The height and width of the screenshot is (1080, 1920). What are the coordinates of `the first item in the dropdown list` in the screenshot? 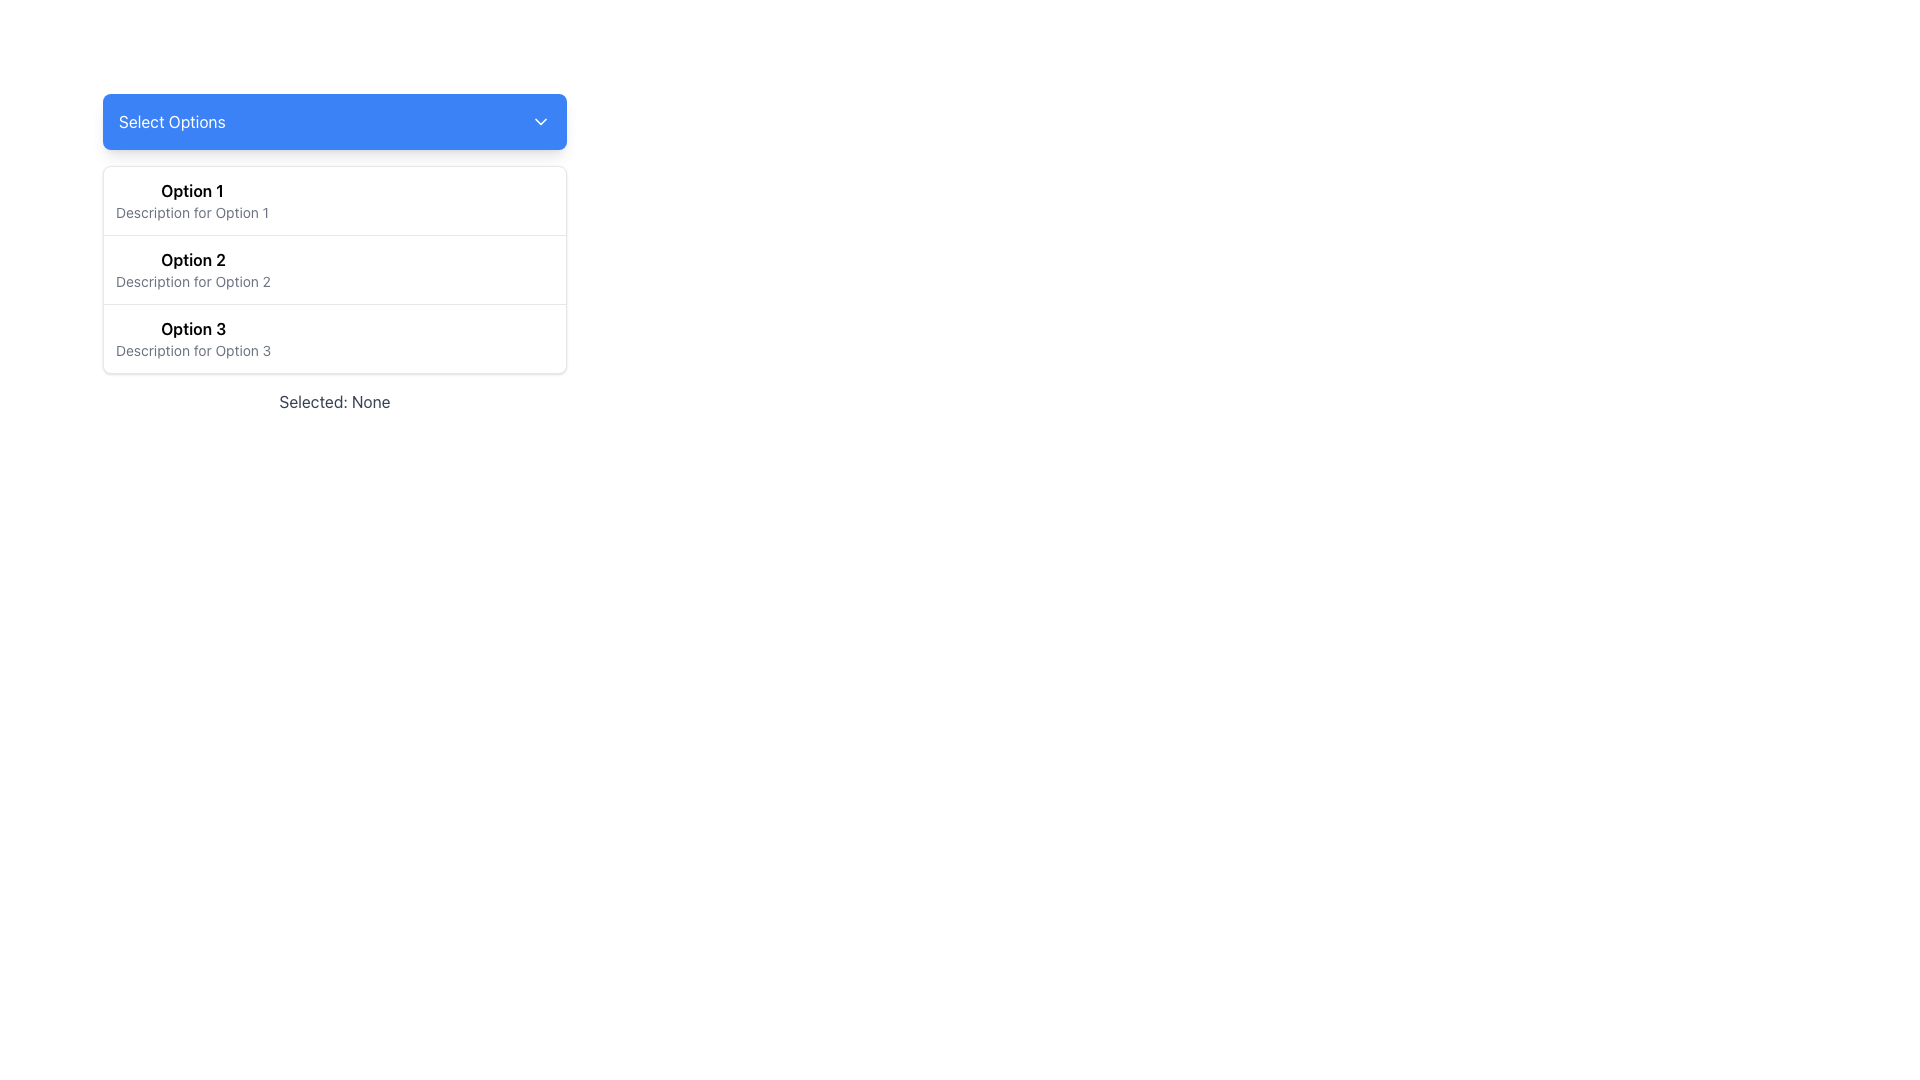 It's located at (335, 200).